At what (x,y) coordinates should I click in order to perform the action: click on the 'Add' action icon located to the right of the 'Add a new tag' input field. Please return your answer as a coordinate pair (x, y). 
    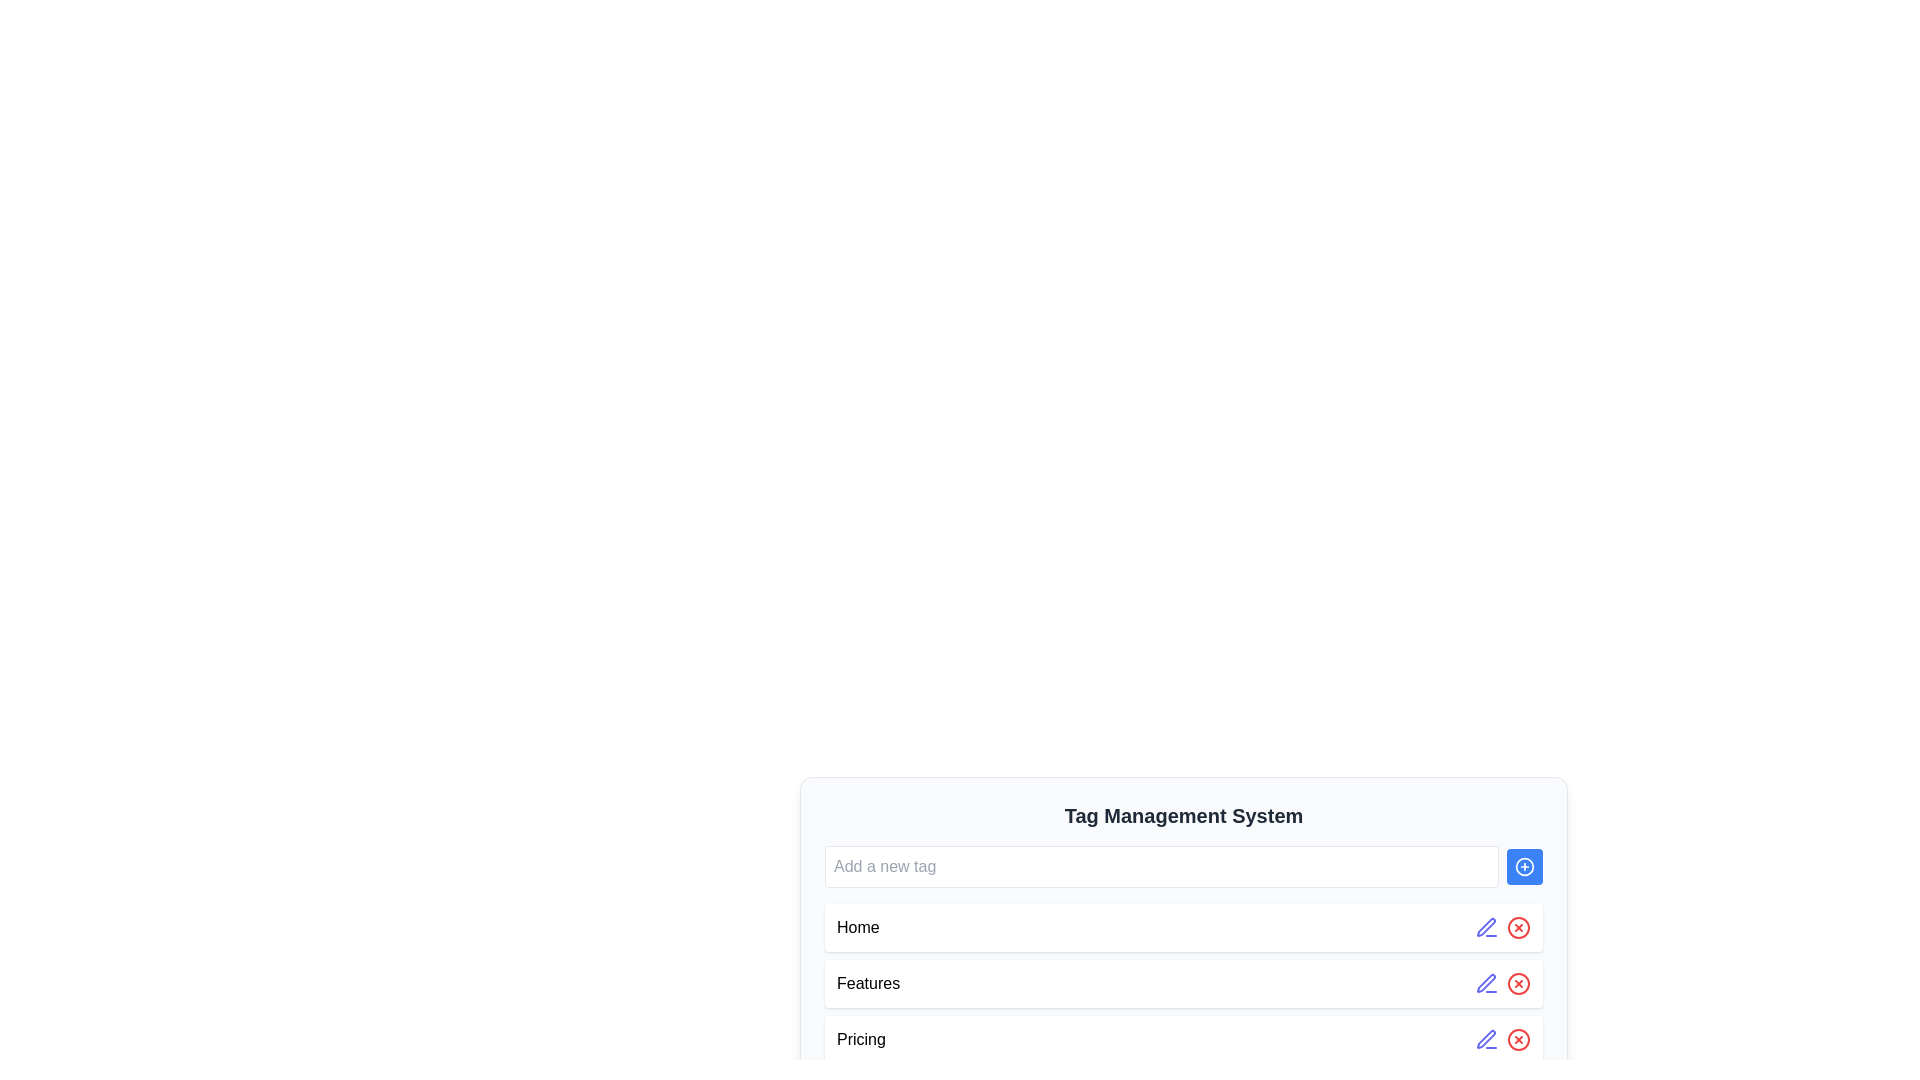
    Looking at the image, I should click on (1524, 866).